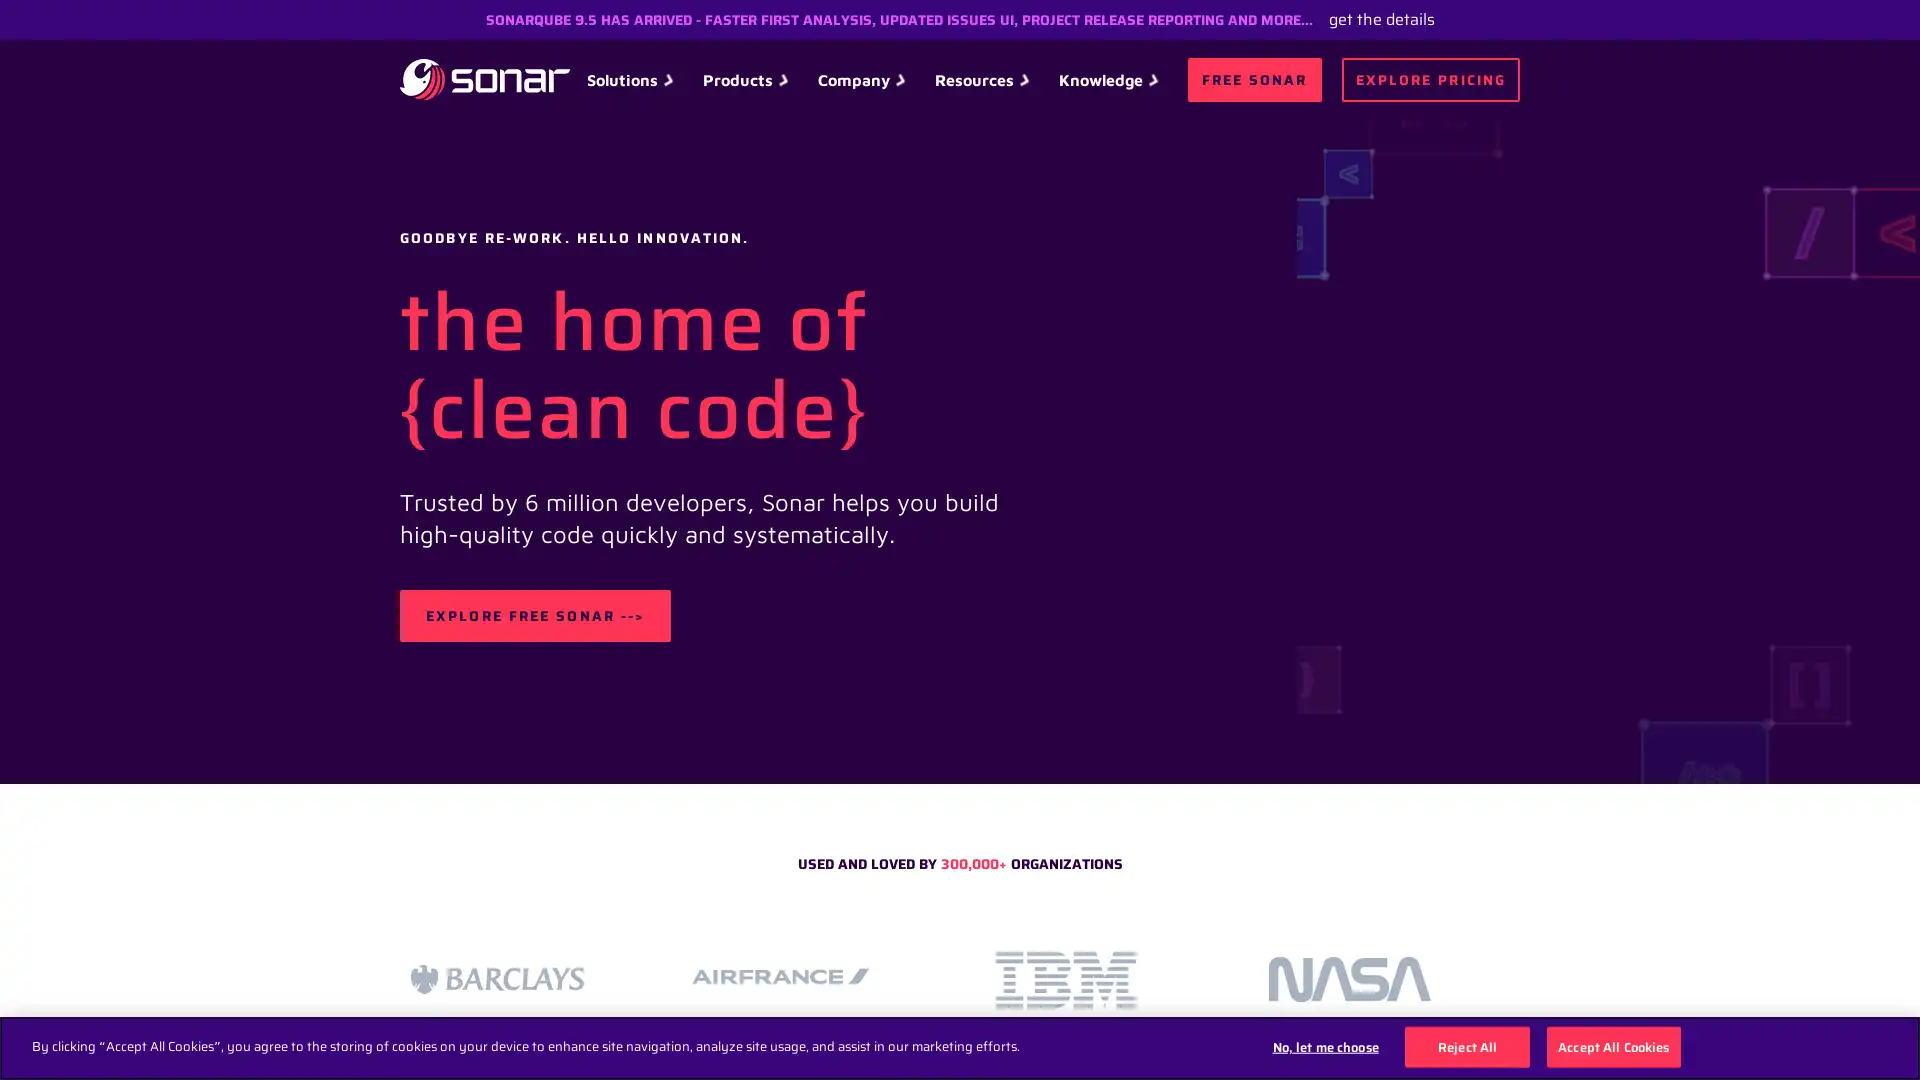 This screenshot has height=1080, width=1920. What do you see at coordinates (1467, 1045) in the screenshot?
I see `Reject All` at bounding box center [1467, 1045].